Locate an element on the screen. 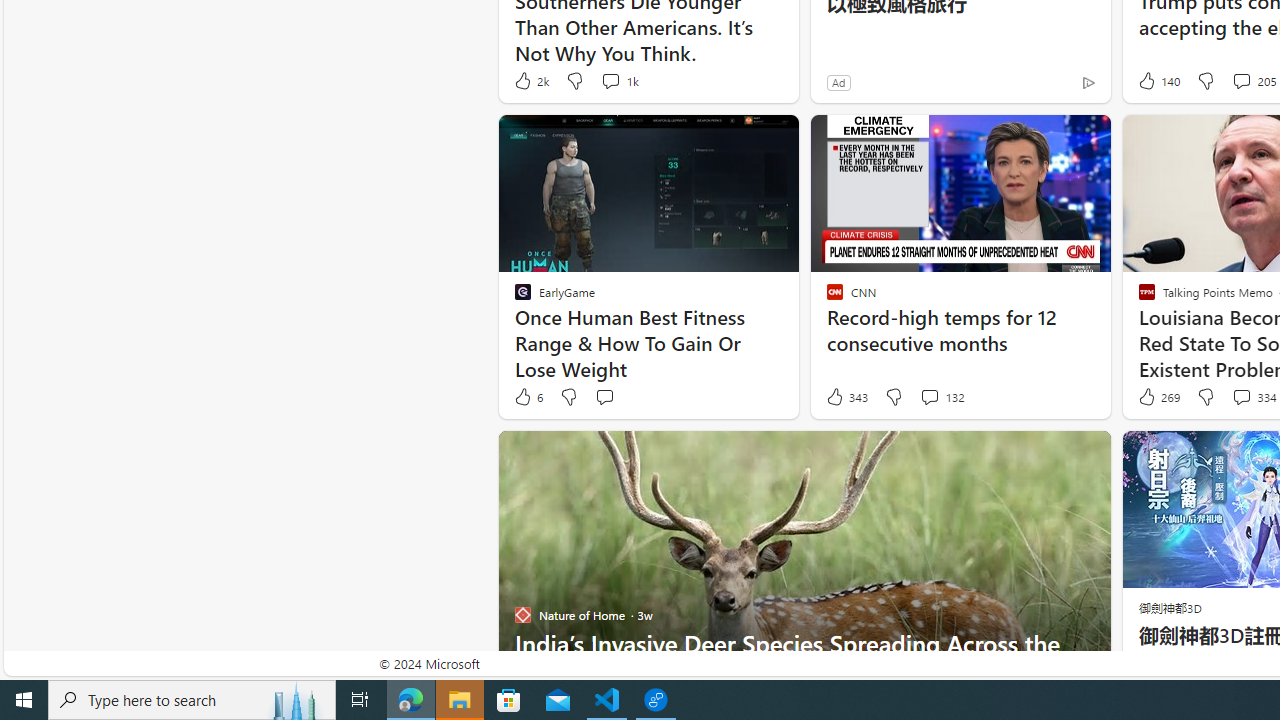  'View comments 1k Comment' is located at coordinates (609, 80).